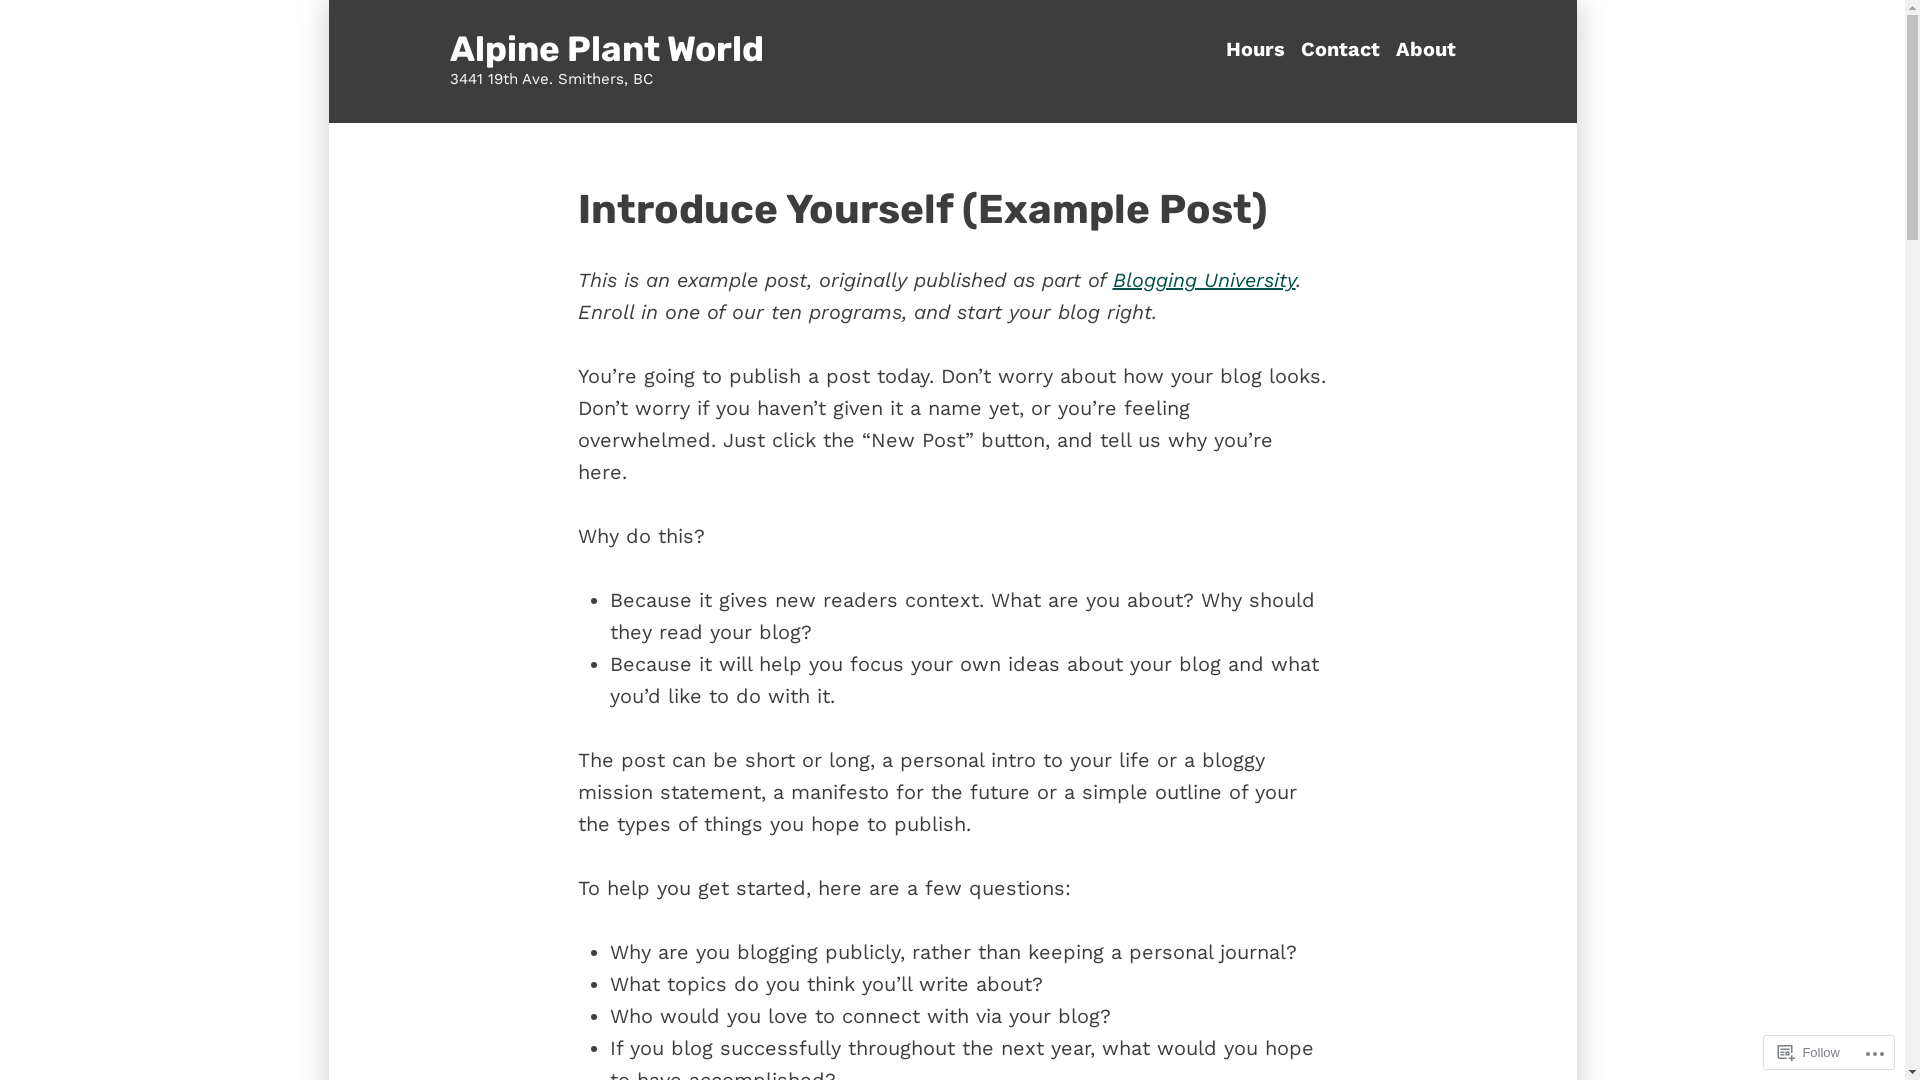  I want to click on 'About', so click(1420, 48).